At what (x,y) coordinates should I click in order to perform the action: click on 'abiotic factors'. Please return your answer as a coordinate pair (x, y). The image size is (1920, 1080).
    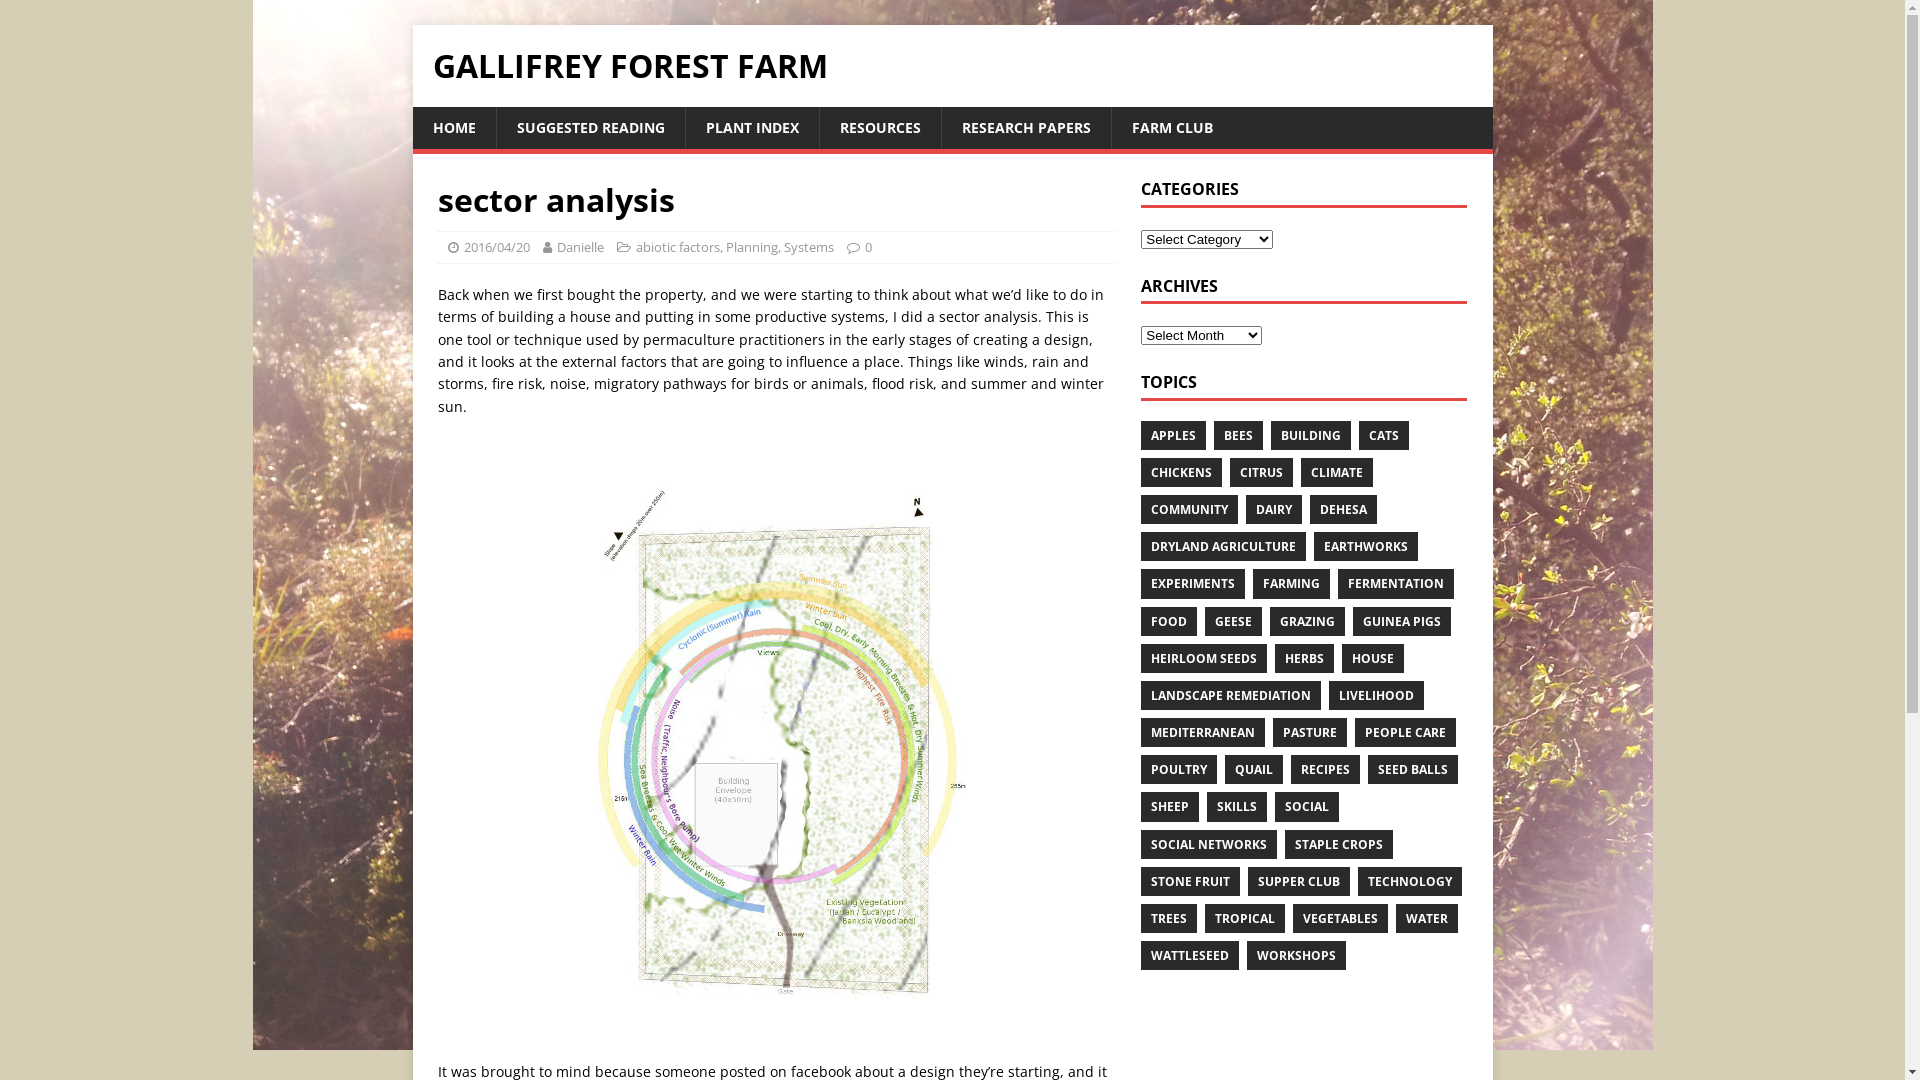
    Looking at the image, I should click on (677, 245).